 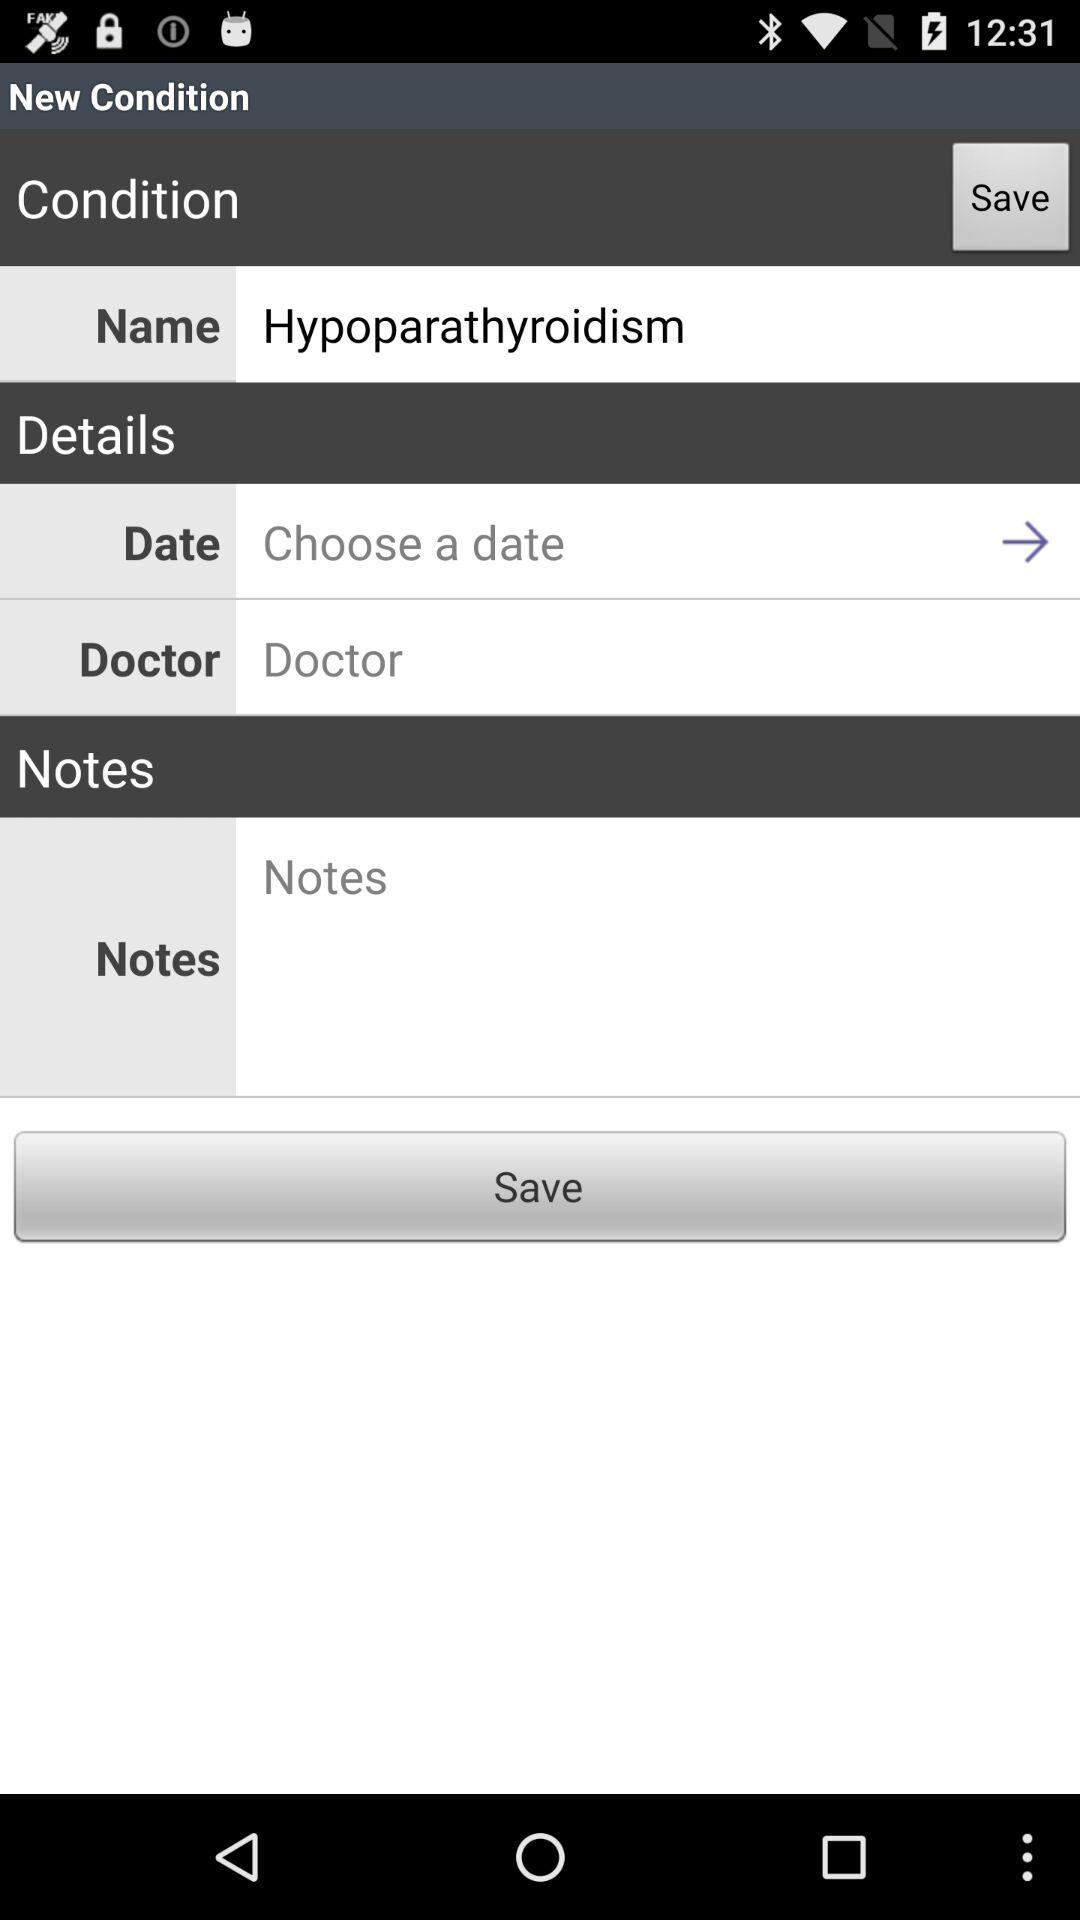 What do you see at coordinates (658, 956) in the screenshot?
I see `write coments` at bounding box center [658, 956].